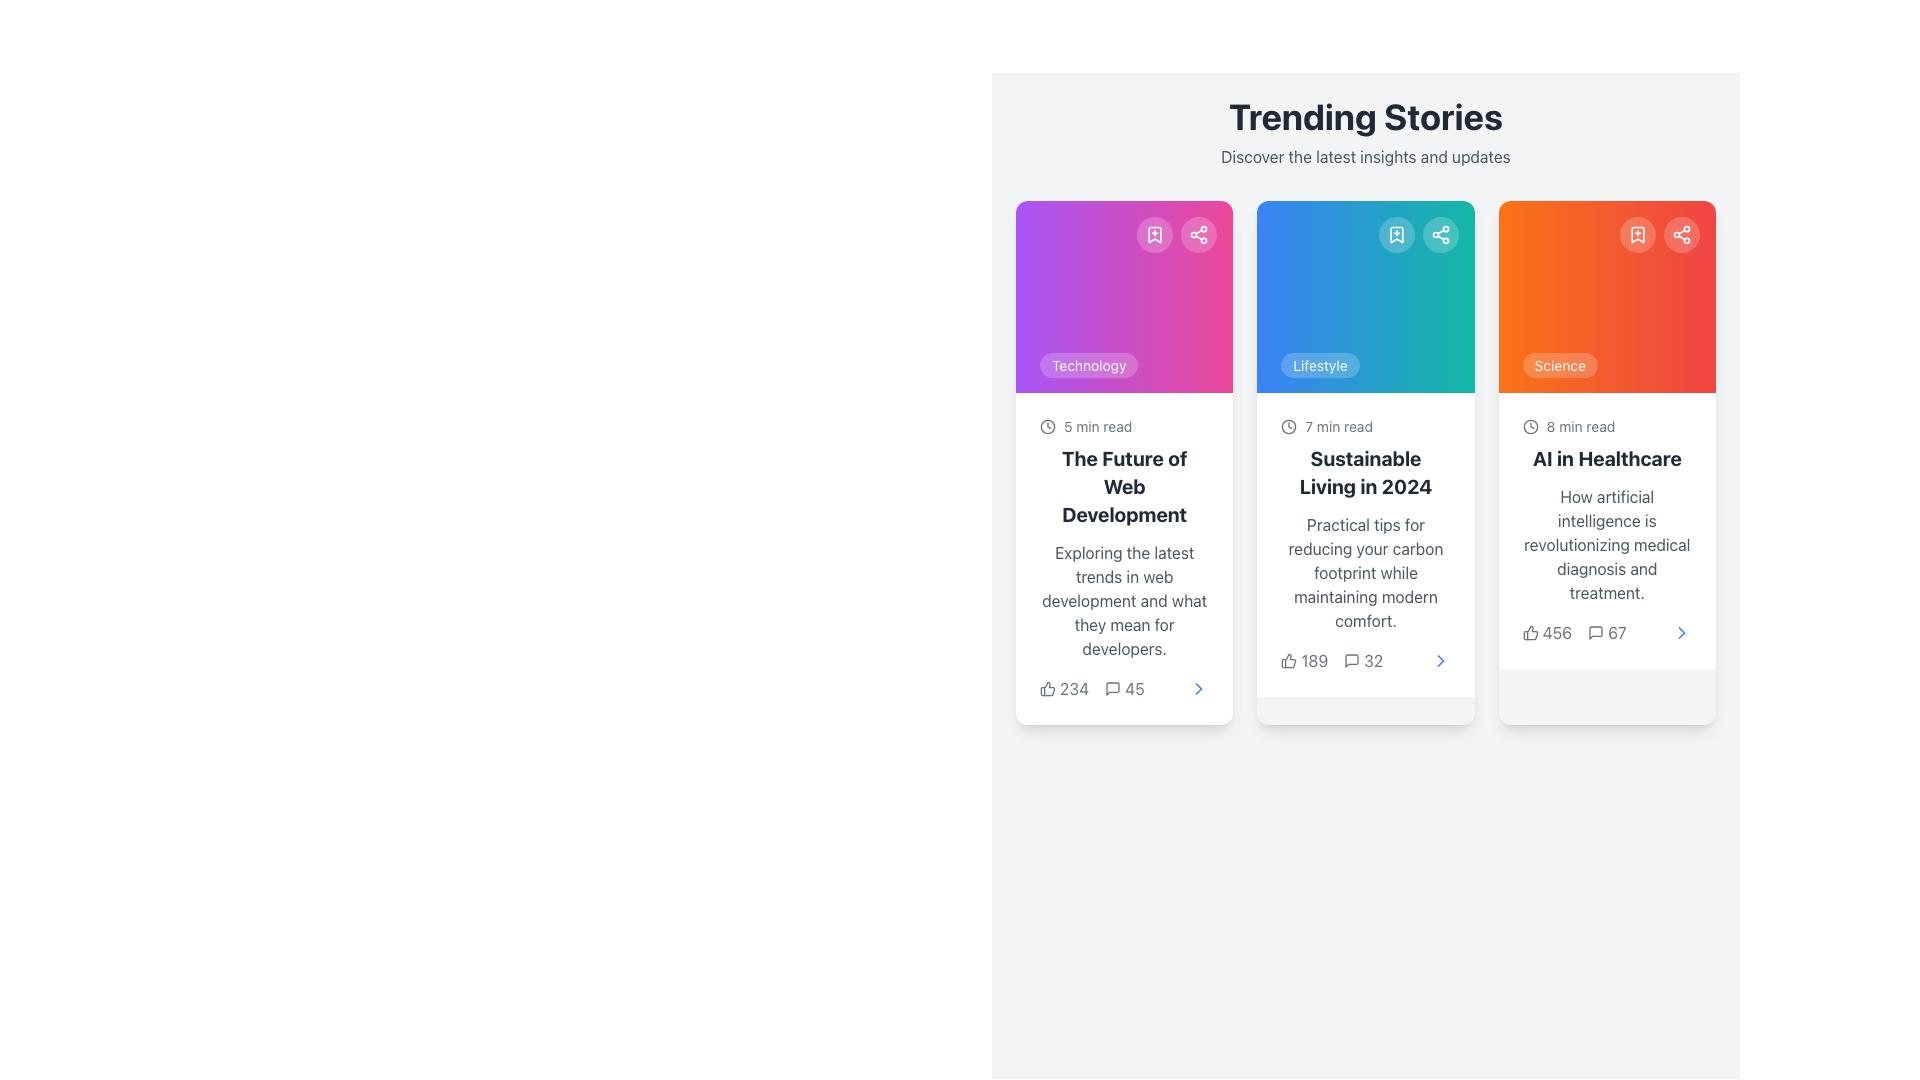 Image resolution: width=1920 pixels, height=1080 pixels. I want to click on the text element displaying the number '189' in gray color, located adjacent to a thumbs-up icon in the second card of the grid layout, so click(1314, 660).